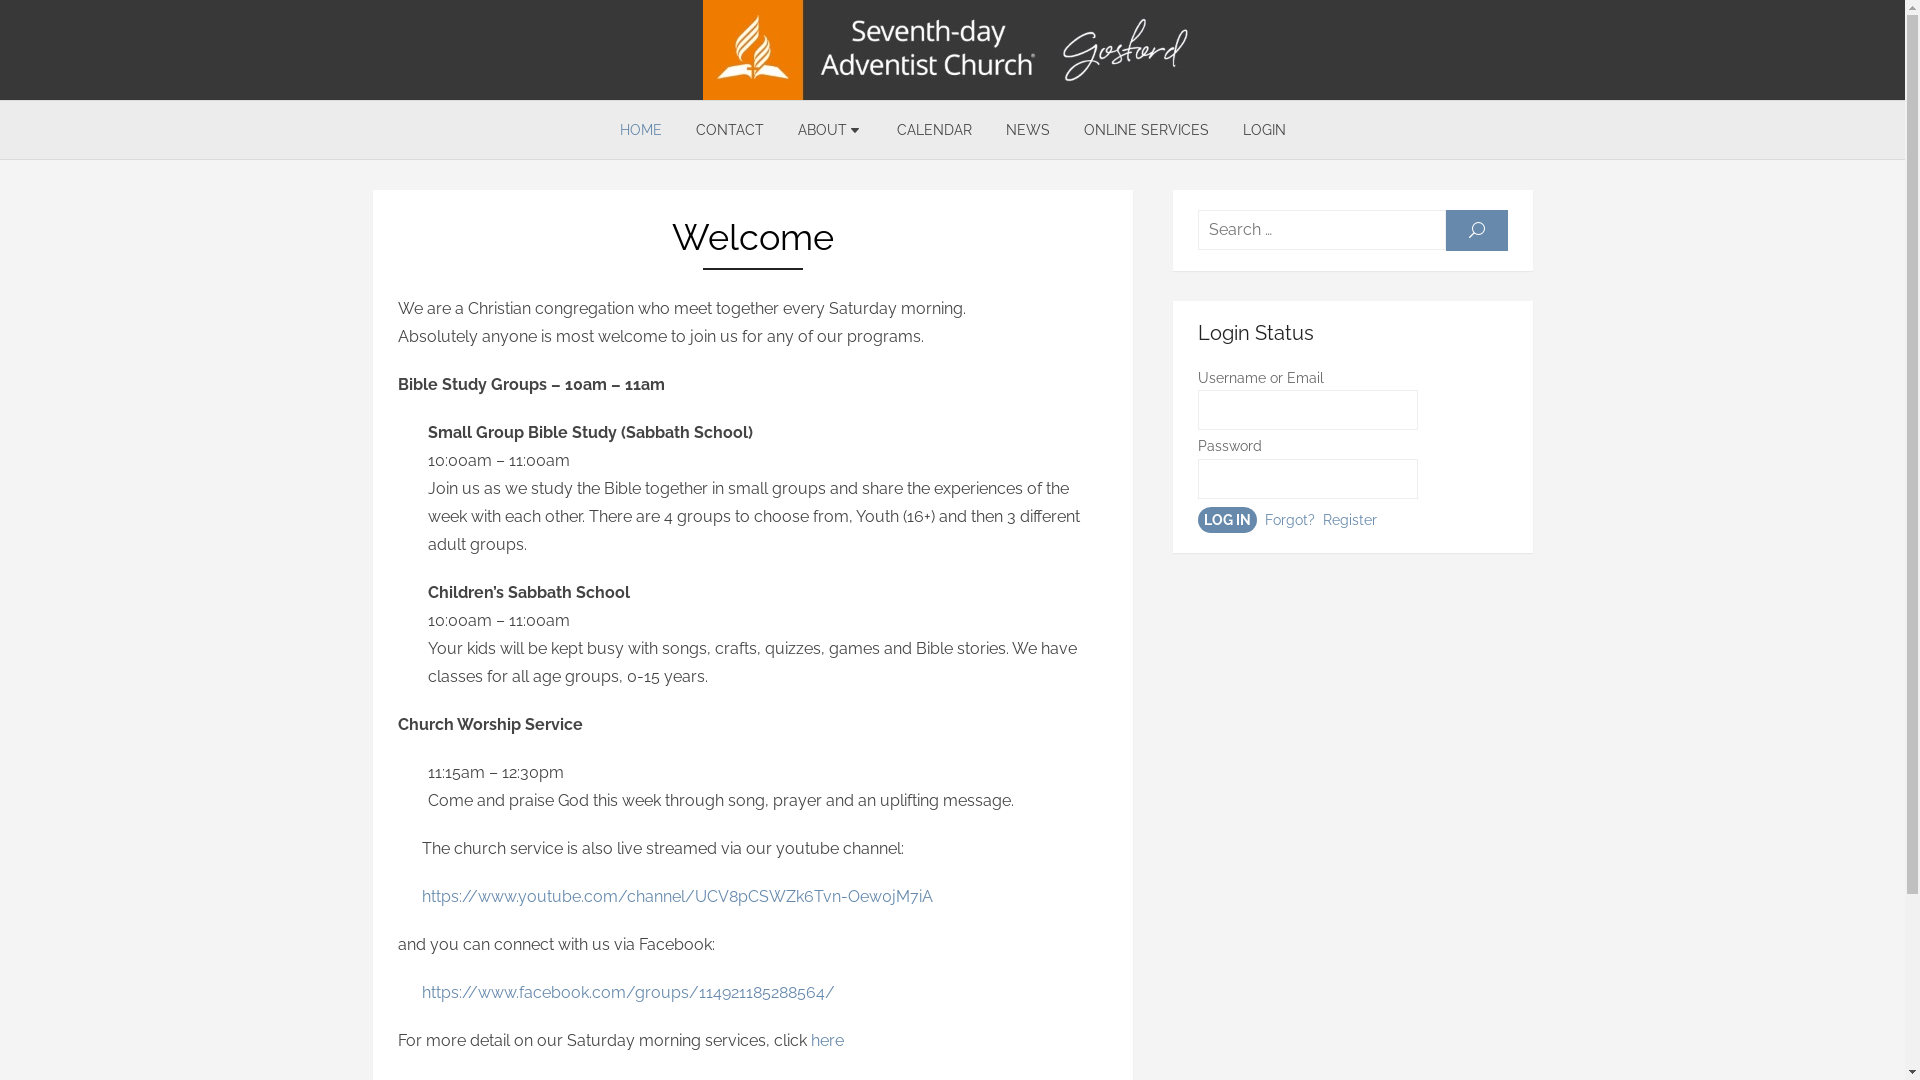 This screenshot has width=1920, height=1080. Describe the element at coordinates (1027, 130) in the screenshot. I see `'NEWS'` at that location.